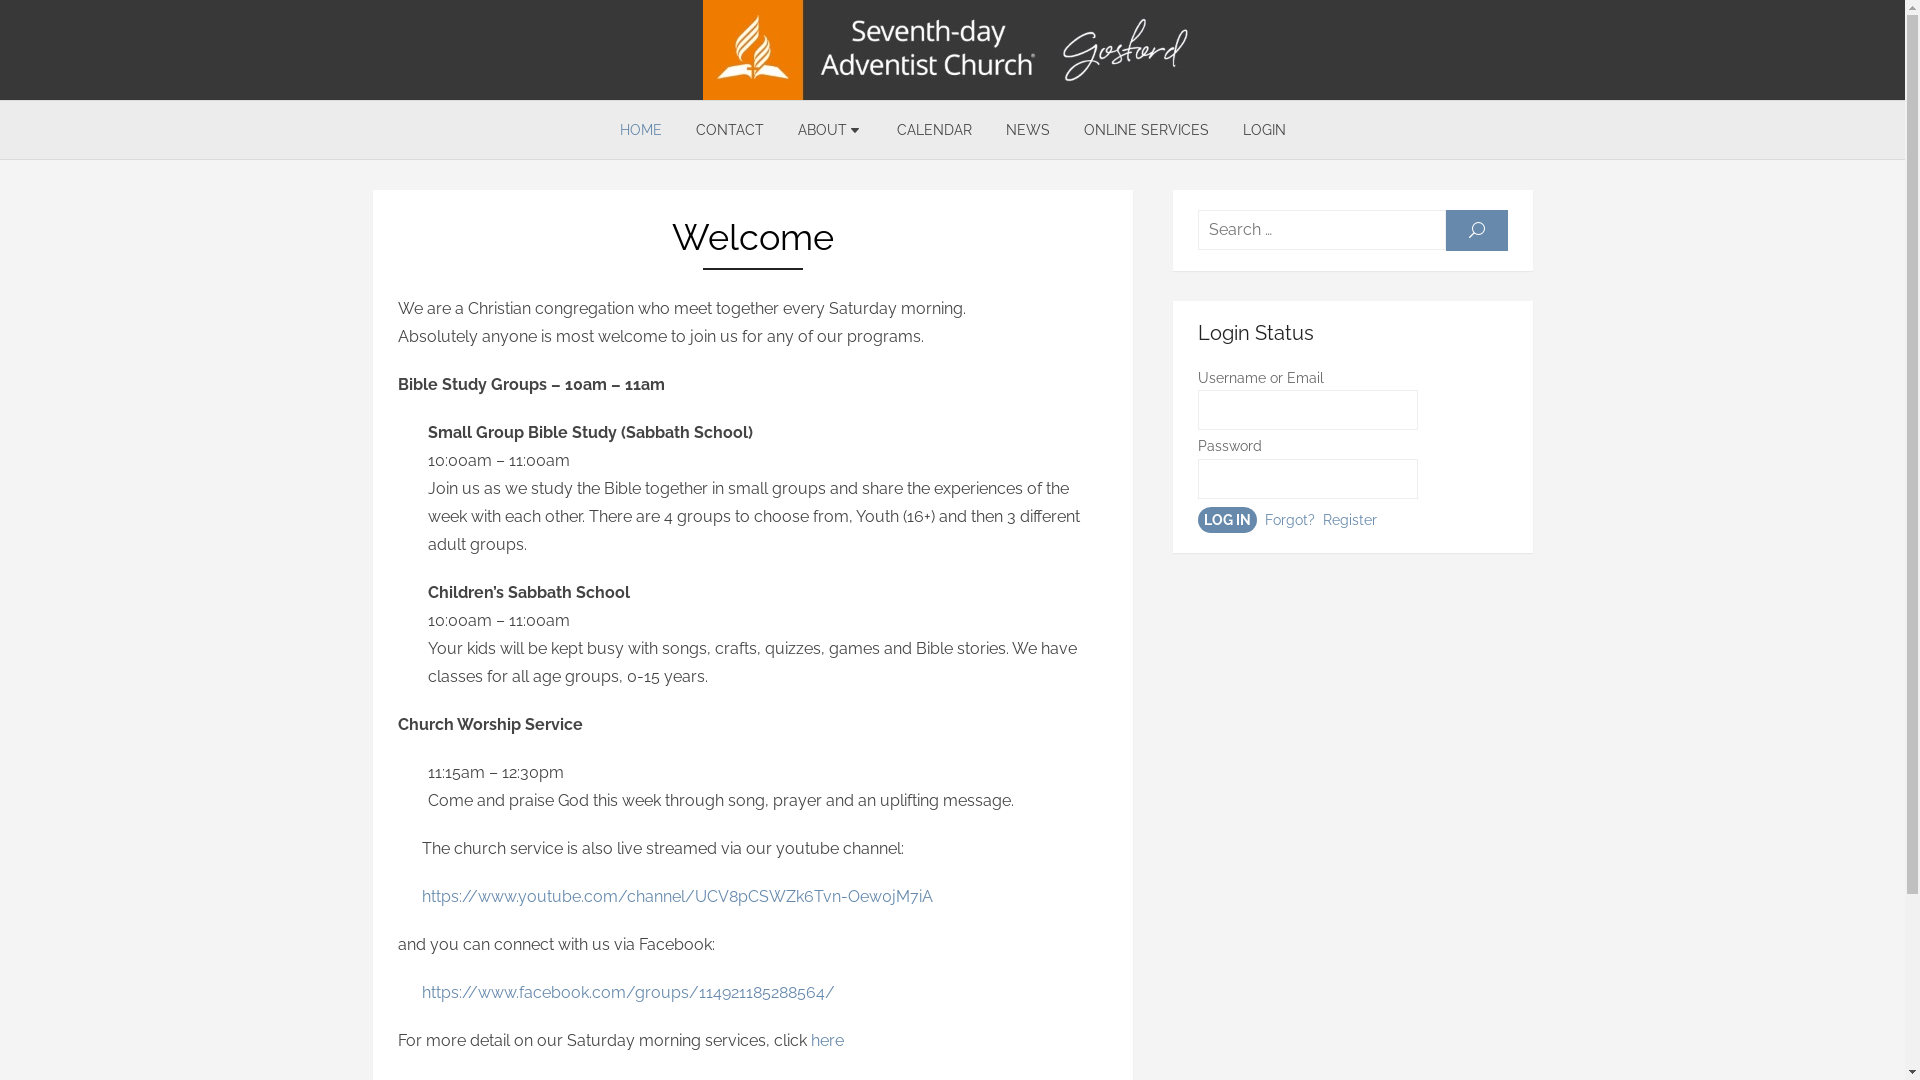 This screenshot has width=1920, height=1080. Describe the element at coordinates (1027, 130) in the screenshot. I see `'NEWS'` at that location.